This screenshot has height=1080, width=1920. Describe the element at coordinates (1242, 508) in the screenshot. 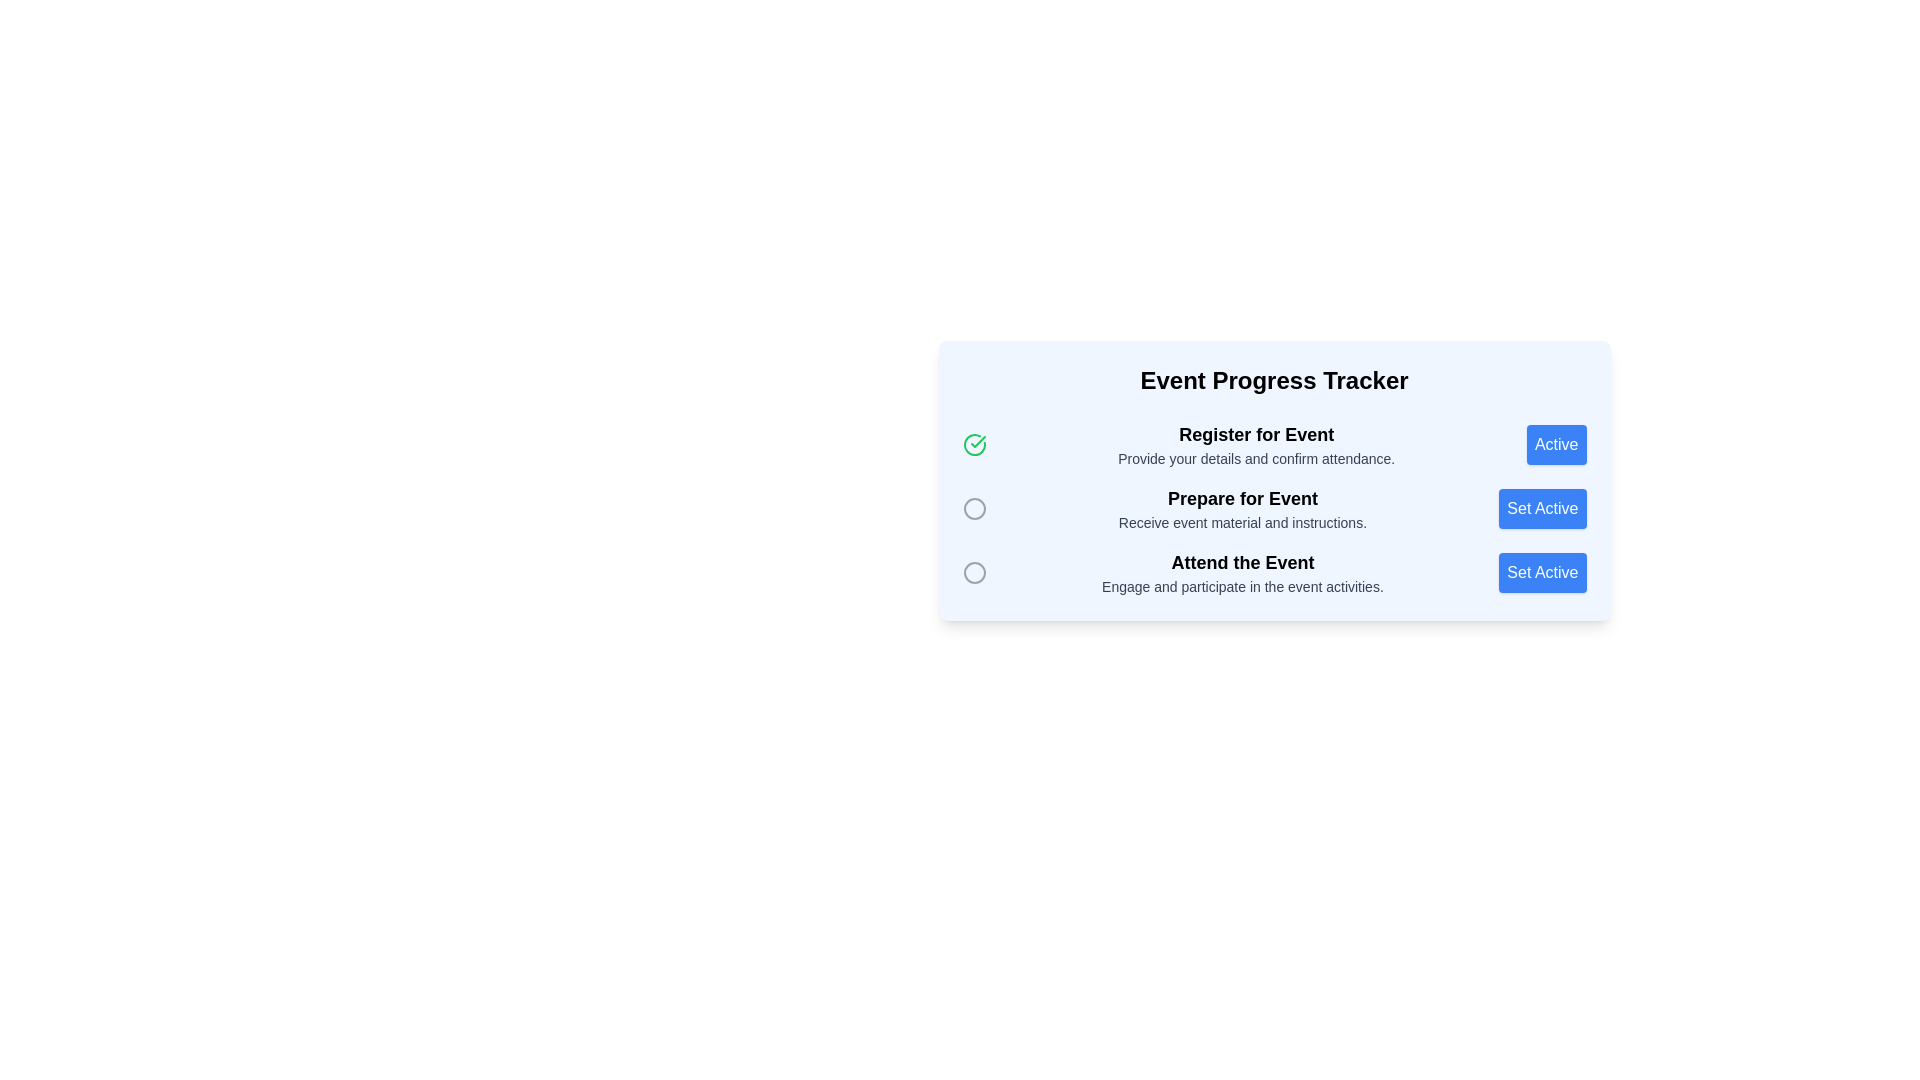

I see `the Text Block that provides information about preparing for an event, positioned between 'Register for Event' and 'Attend the Event'` at that location.